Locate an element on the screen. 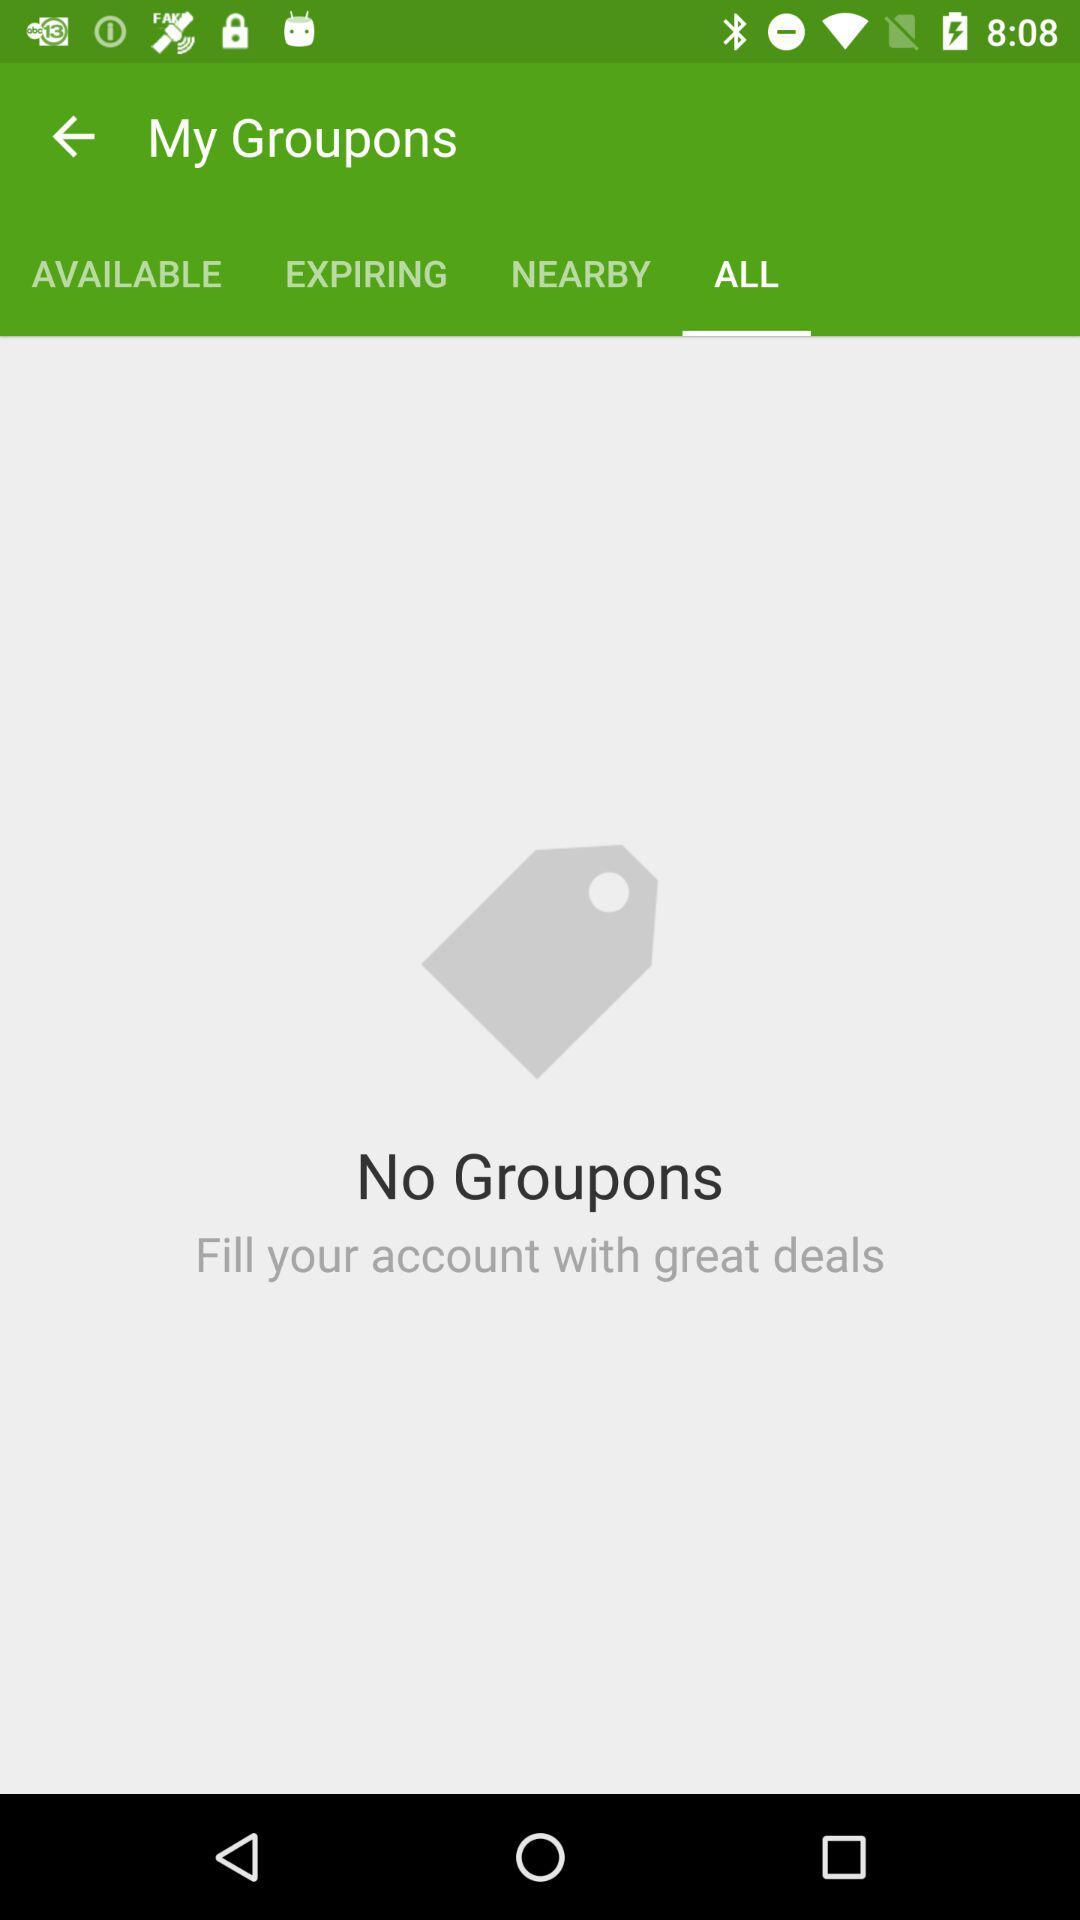 This screenshot has width=1080, height=1920. item next to the my groupons is located at coordinates (72, 135).